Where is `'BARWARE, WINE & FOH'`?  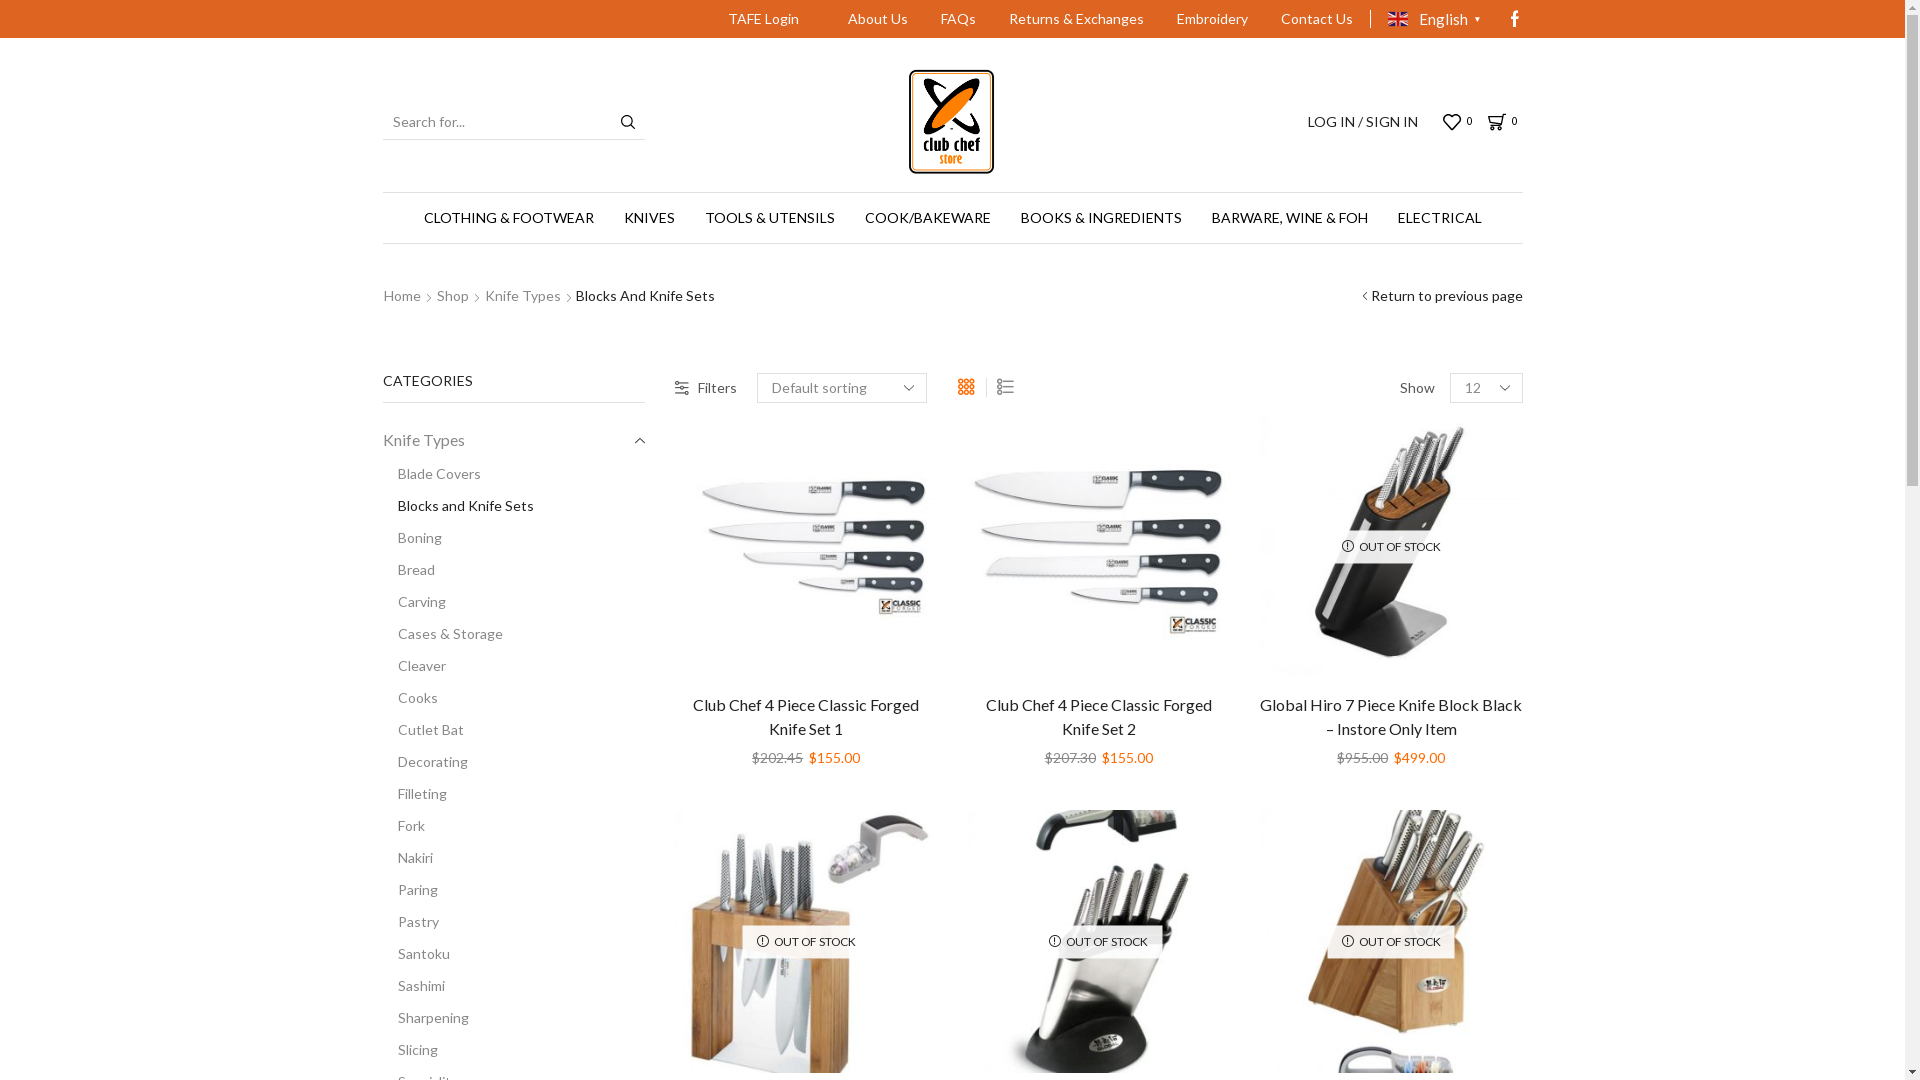 'BARWARE, WINE & FOH' is located at coordinates (1289, 218).